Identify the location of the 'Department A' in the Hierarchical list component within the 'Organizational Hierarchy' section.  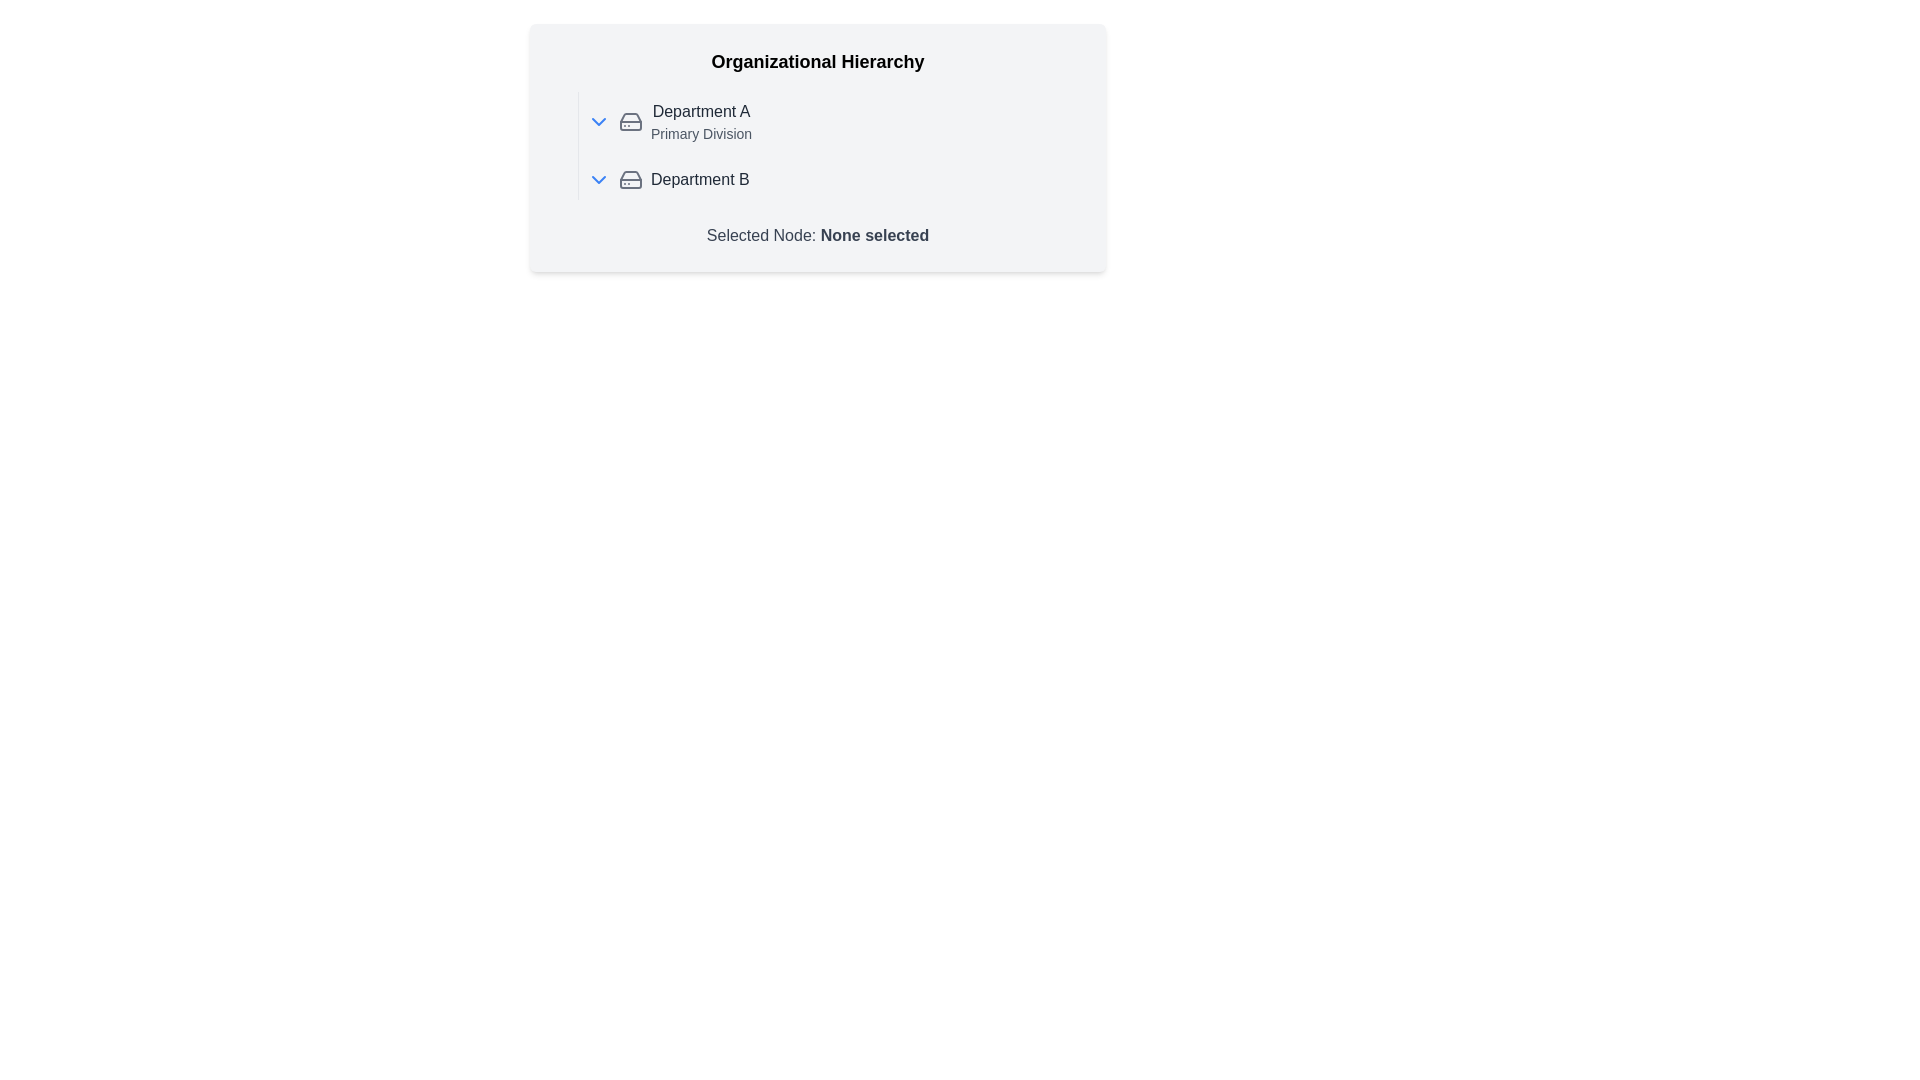
(817, 145).